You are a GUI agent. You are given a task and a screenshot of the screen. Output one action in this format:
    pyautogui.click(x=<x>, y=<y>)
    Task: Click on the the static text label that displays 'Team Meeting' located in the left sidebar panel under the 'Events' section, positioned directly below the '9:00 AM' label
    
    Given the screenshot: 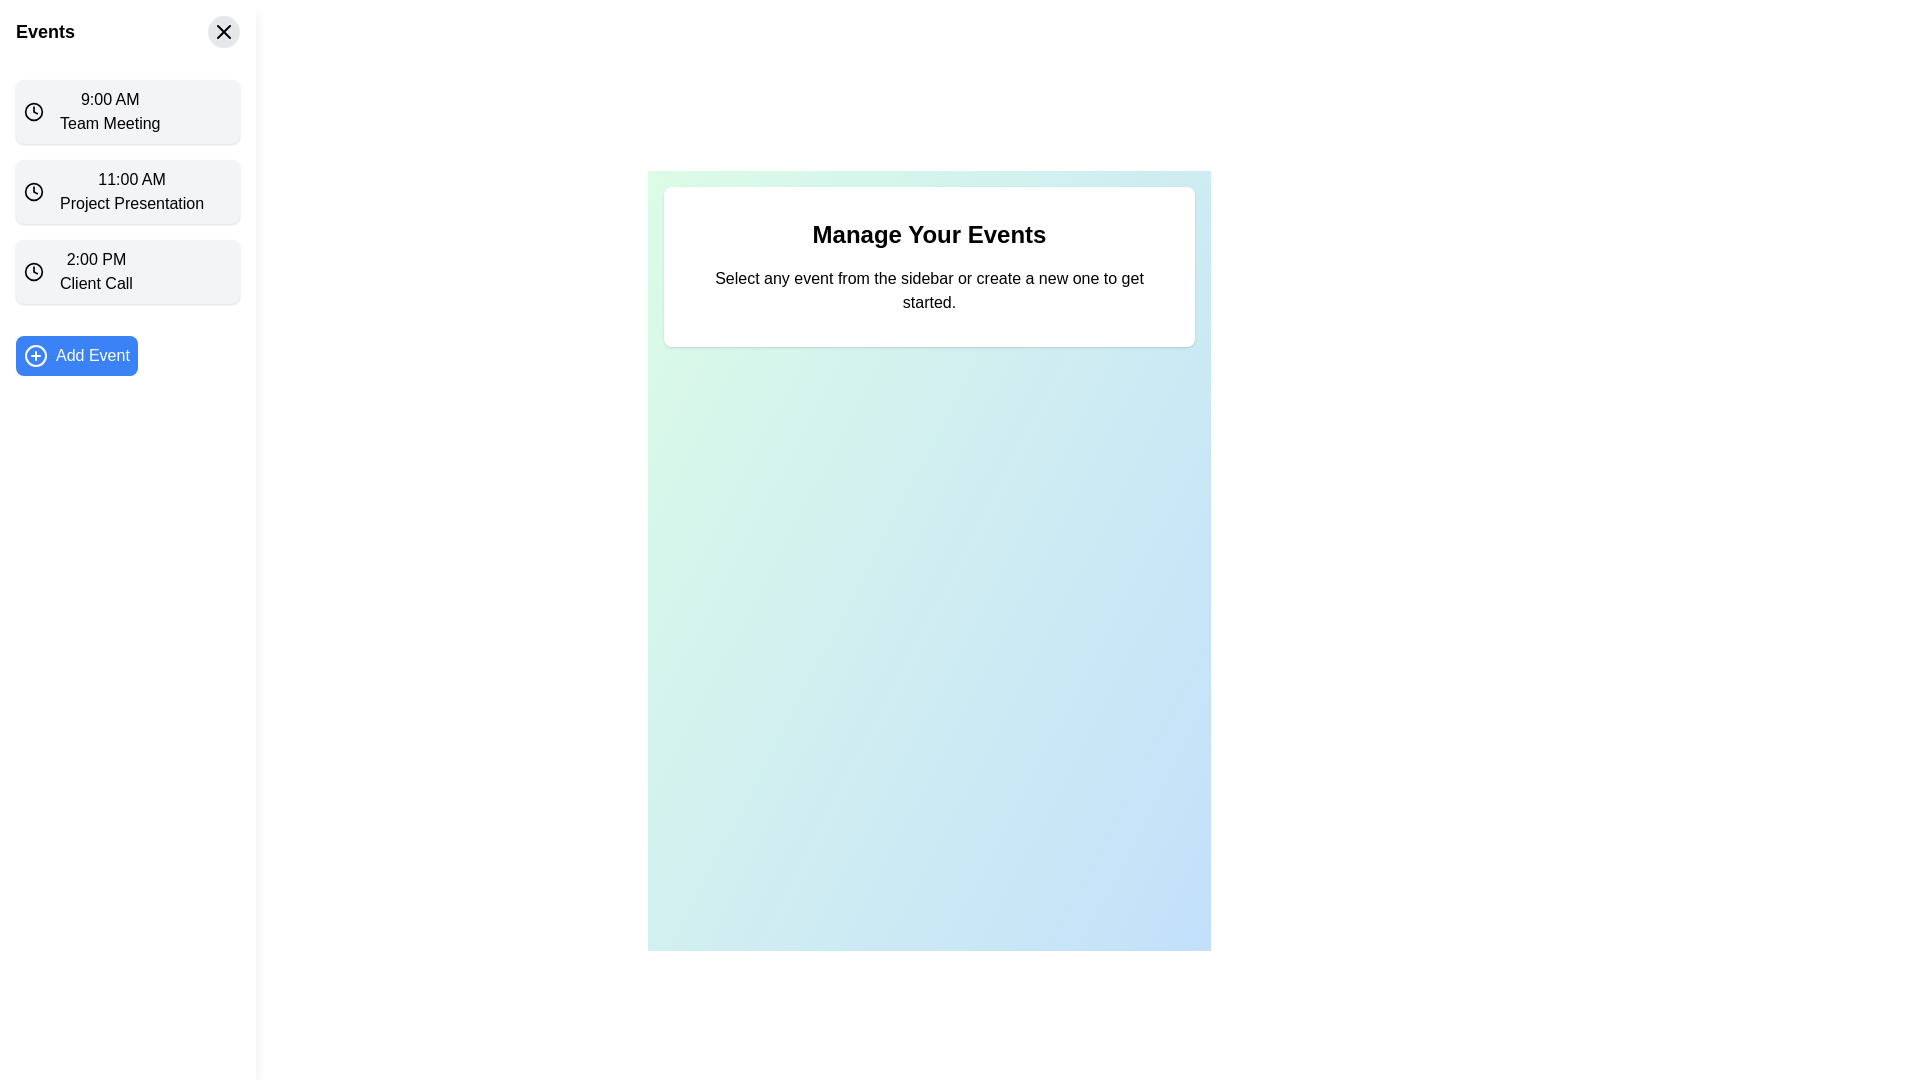 What is the action you would take?
    pyautogui.click(x=109, y=123)
    